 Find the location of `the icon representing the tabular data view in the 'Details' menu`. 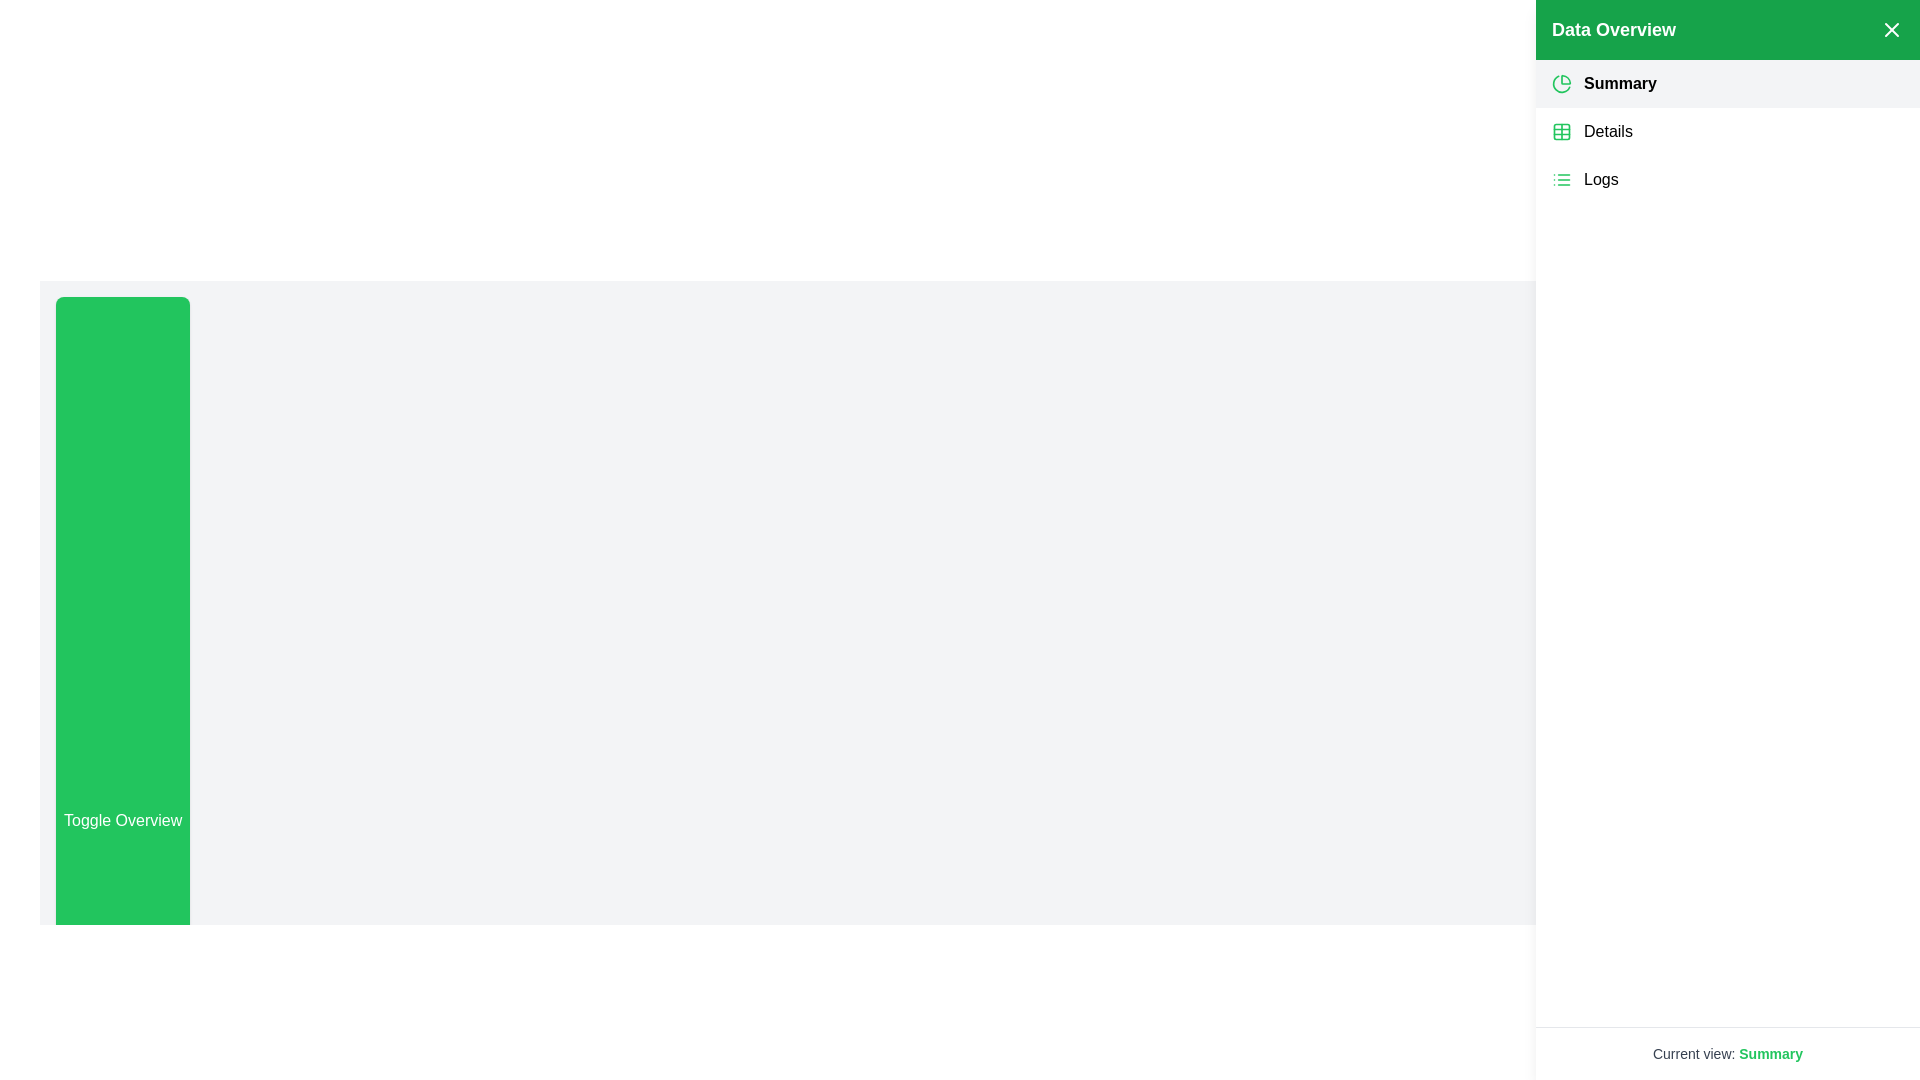

the icon representing the tabular data view in the 'Details' menu is located at coordinates (1560, 131).